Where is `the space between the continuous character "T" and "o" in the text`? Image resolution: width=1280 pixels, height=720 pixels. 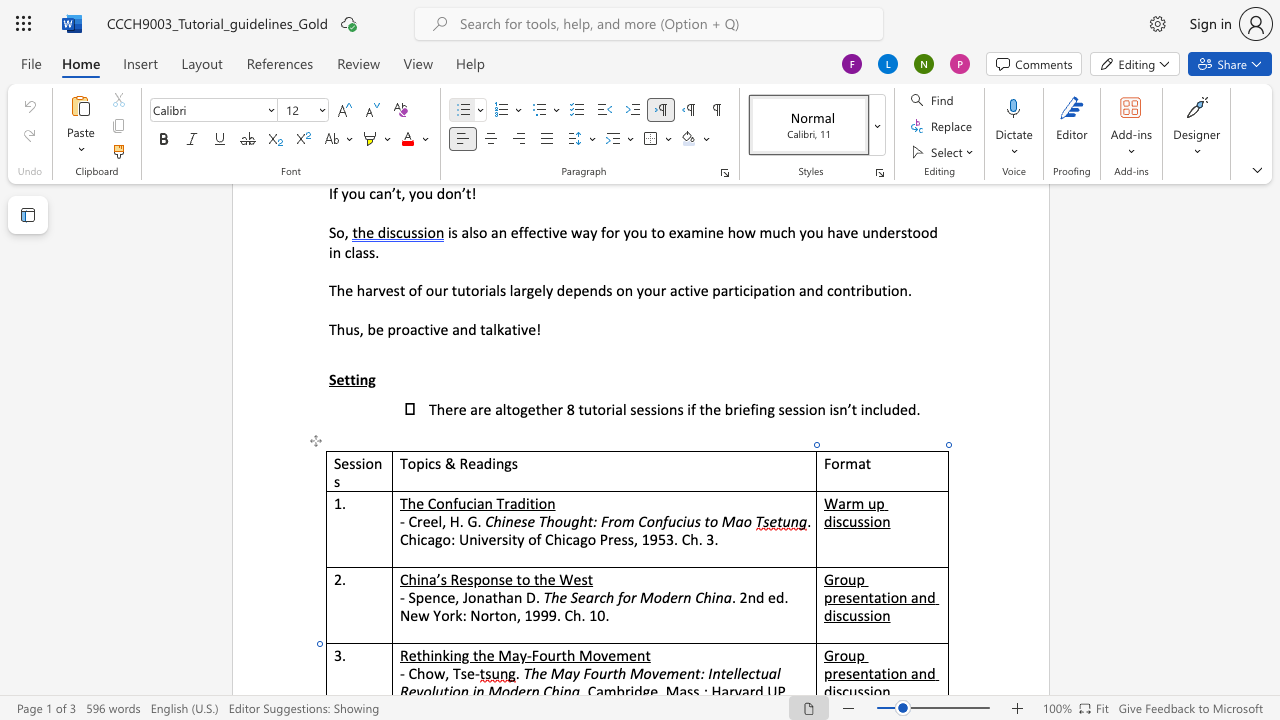
the space between the continuous character "T" and "o" in the text is located at coordinates (406, 463).